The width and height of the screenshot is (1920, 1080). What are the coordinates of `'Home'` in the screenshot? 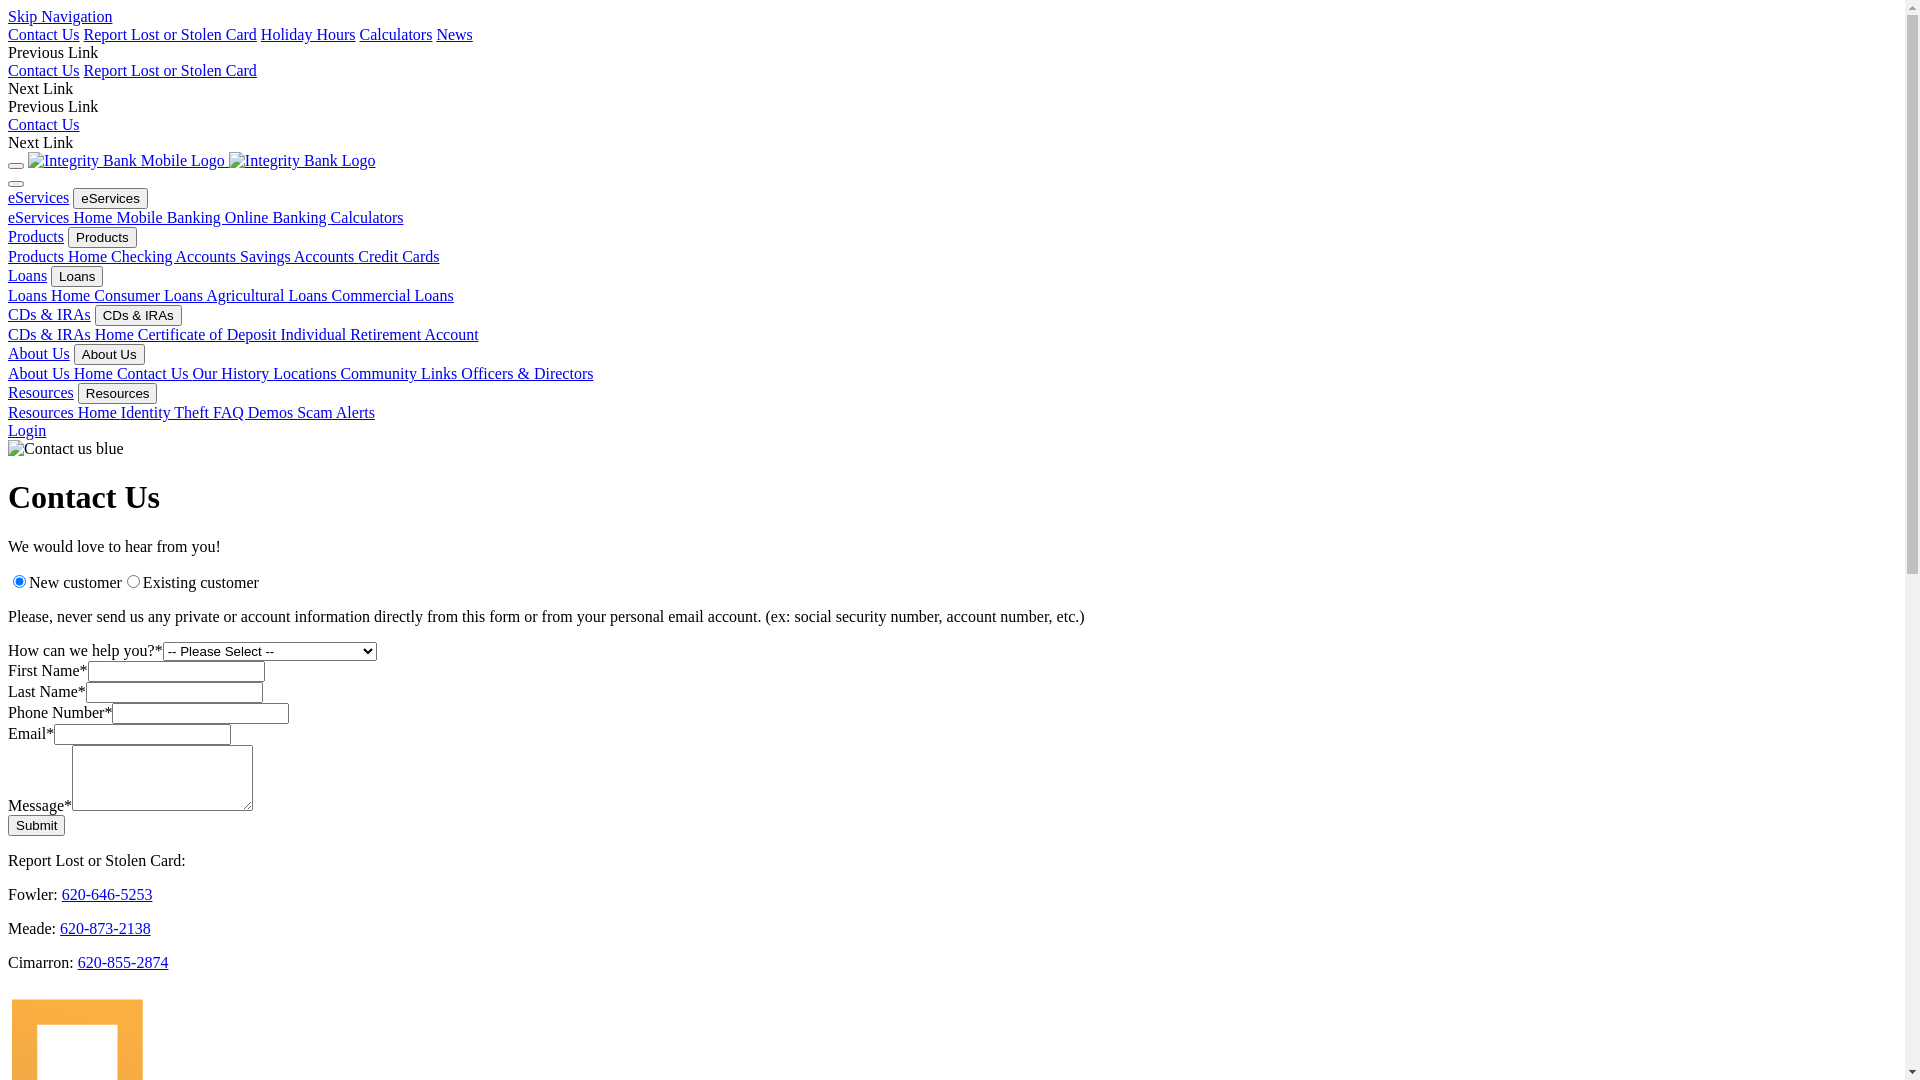 It's located at (229, 159).